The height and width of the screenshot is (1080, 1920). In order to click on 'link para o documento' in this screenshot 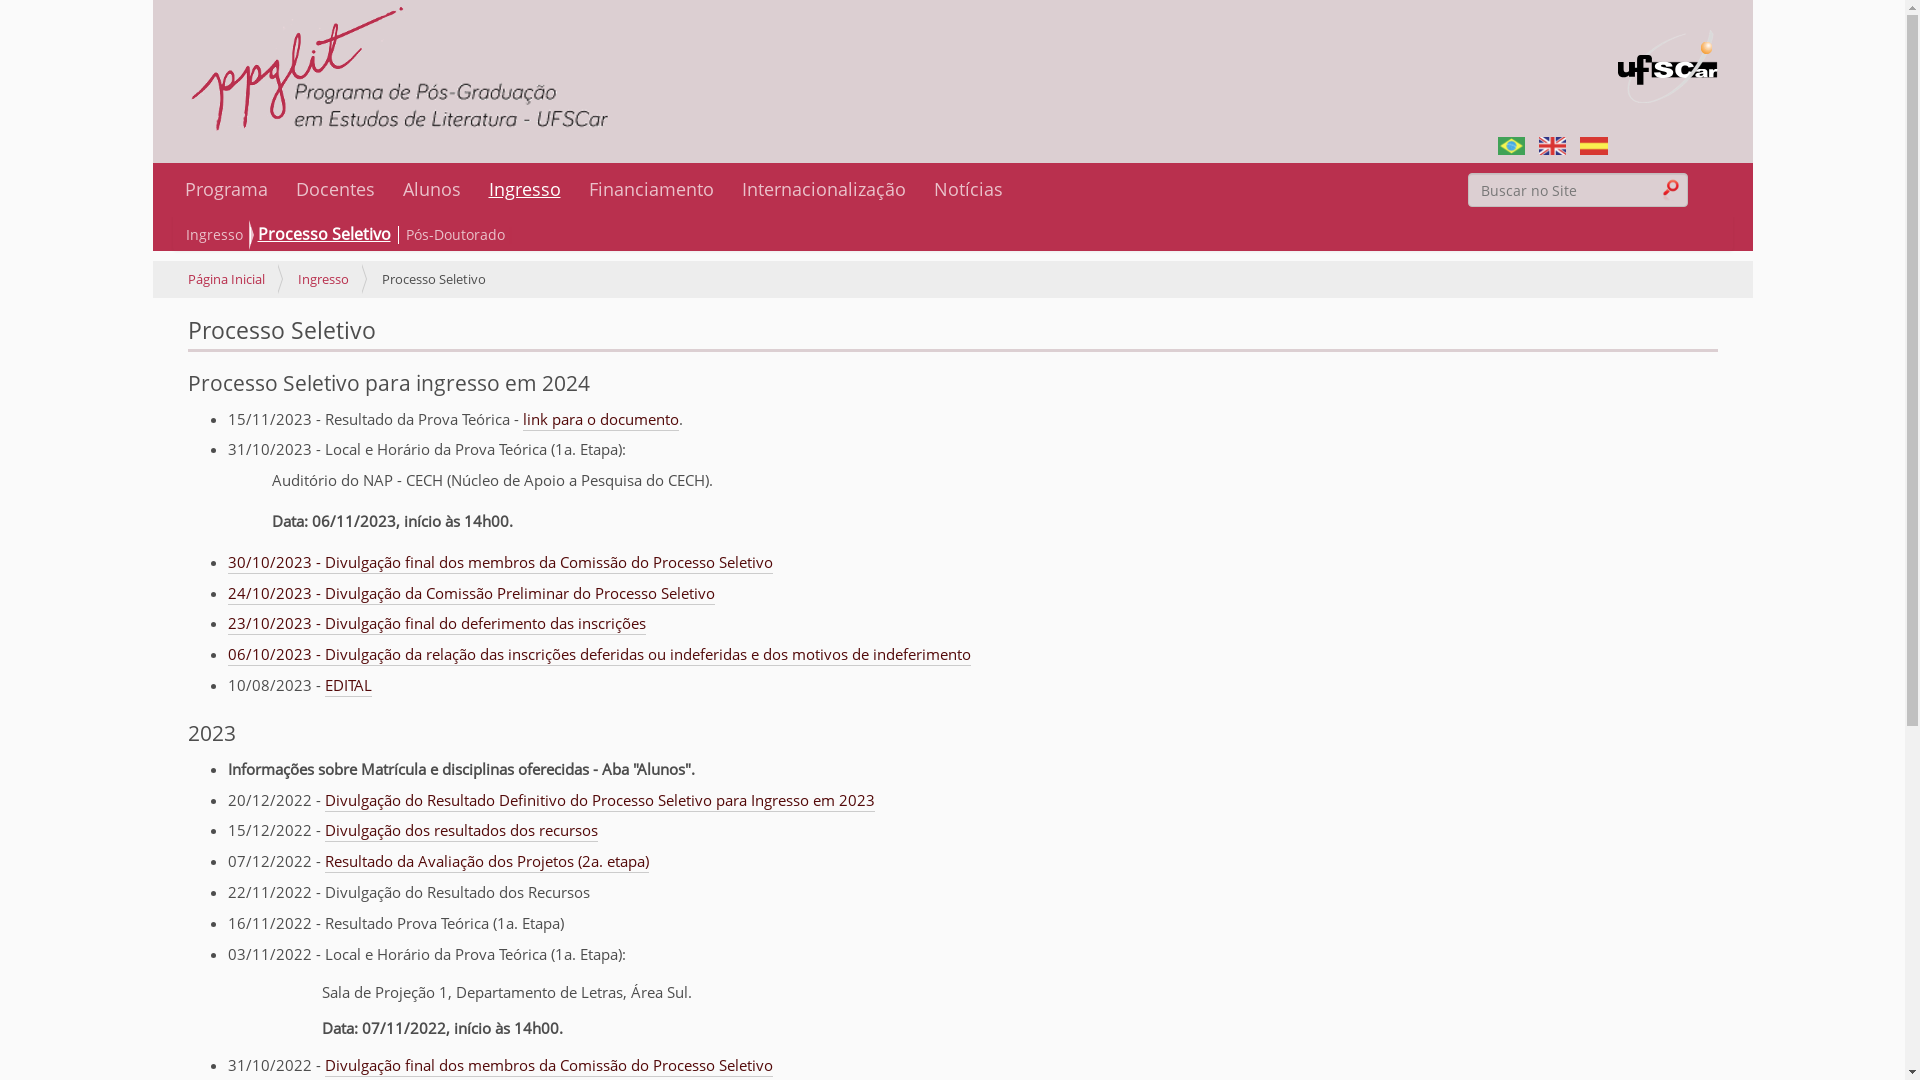, I will do `click(599, 419)`.